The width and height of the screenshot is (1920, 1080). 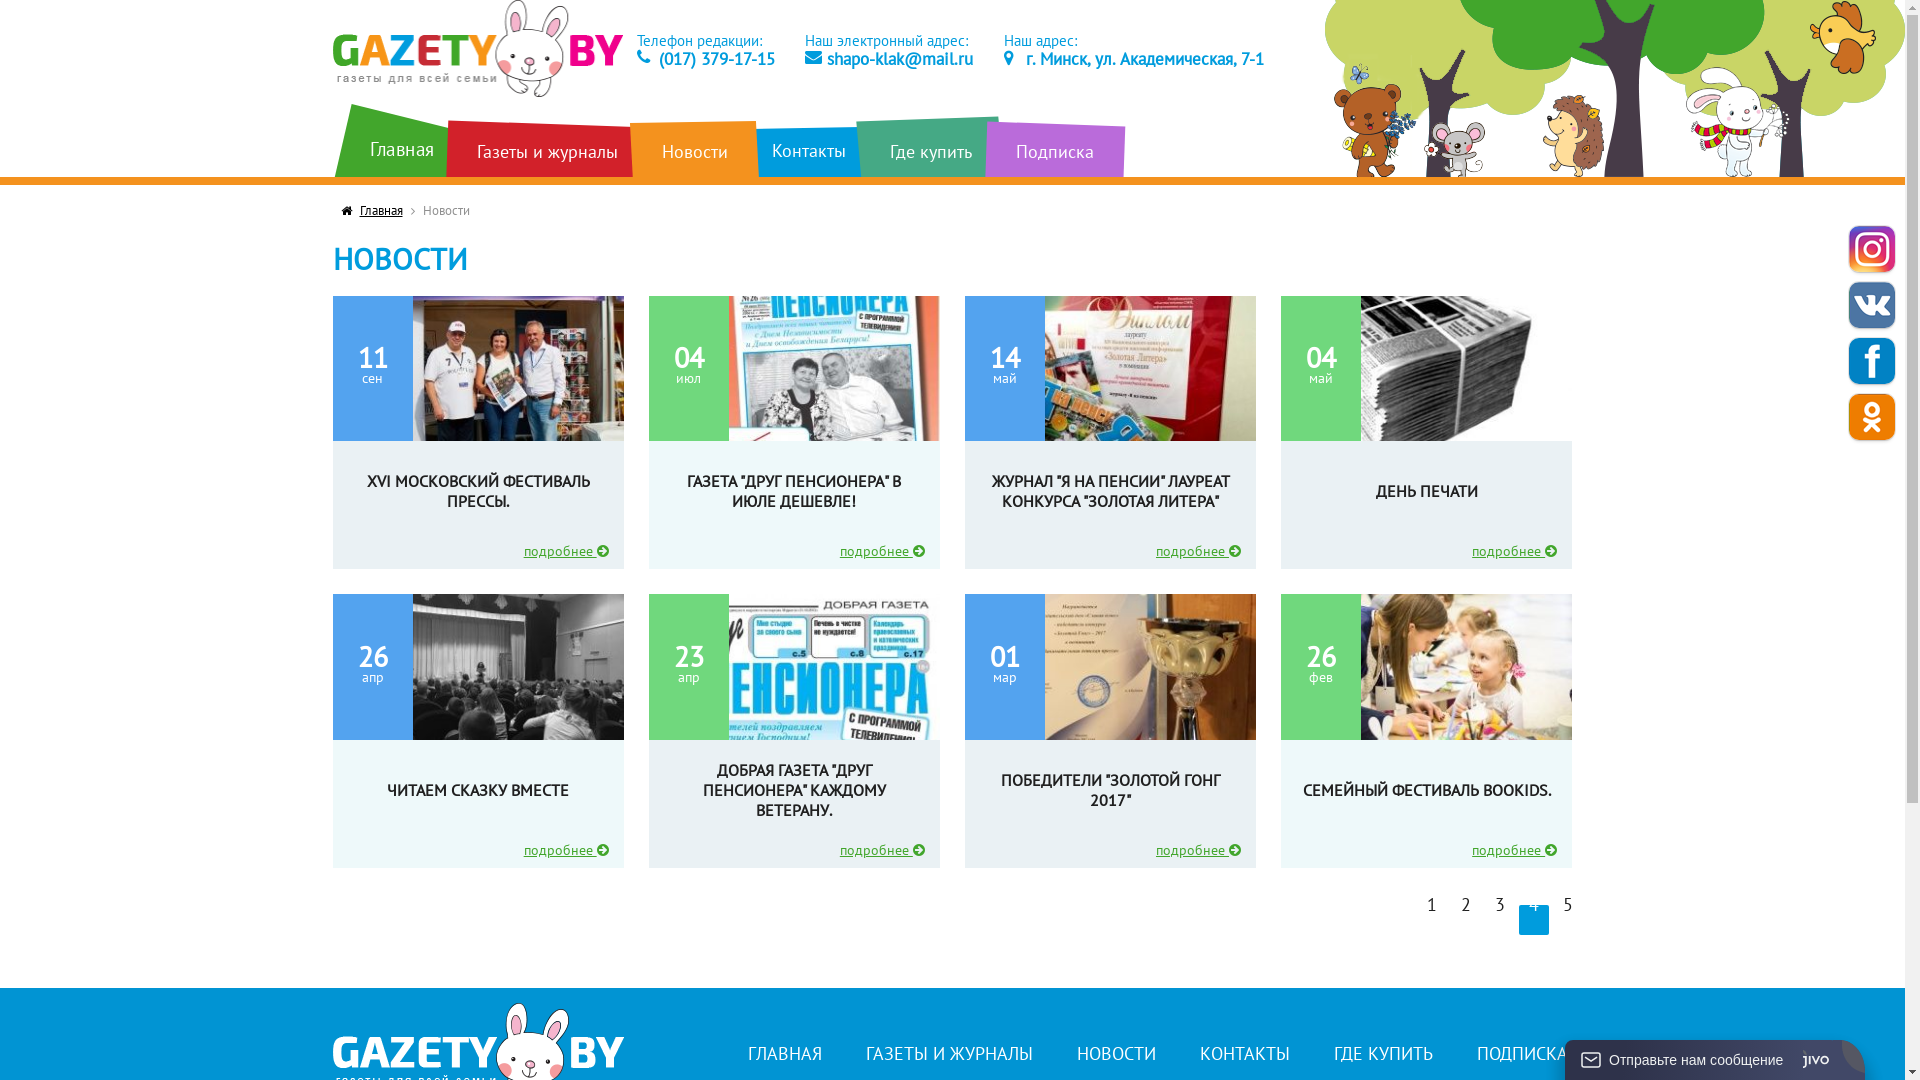 What do you see at coordinates (705, 57) in the screenshot?
I see `'(017) 379-17-15'` at bounding box center [705, 57].